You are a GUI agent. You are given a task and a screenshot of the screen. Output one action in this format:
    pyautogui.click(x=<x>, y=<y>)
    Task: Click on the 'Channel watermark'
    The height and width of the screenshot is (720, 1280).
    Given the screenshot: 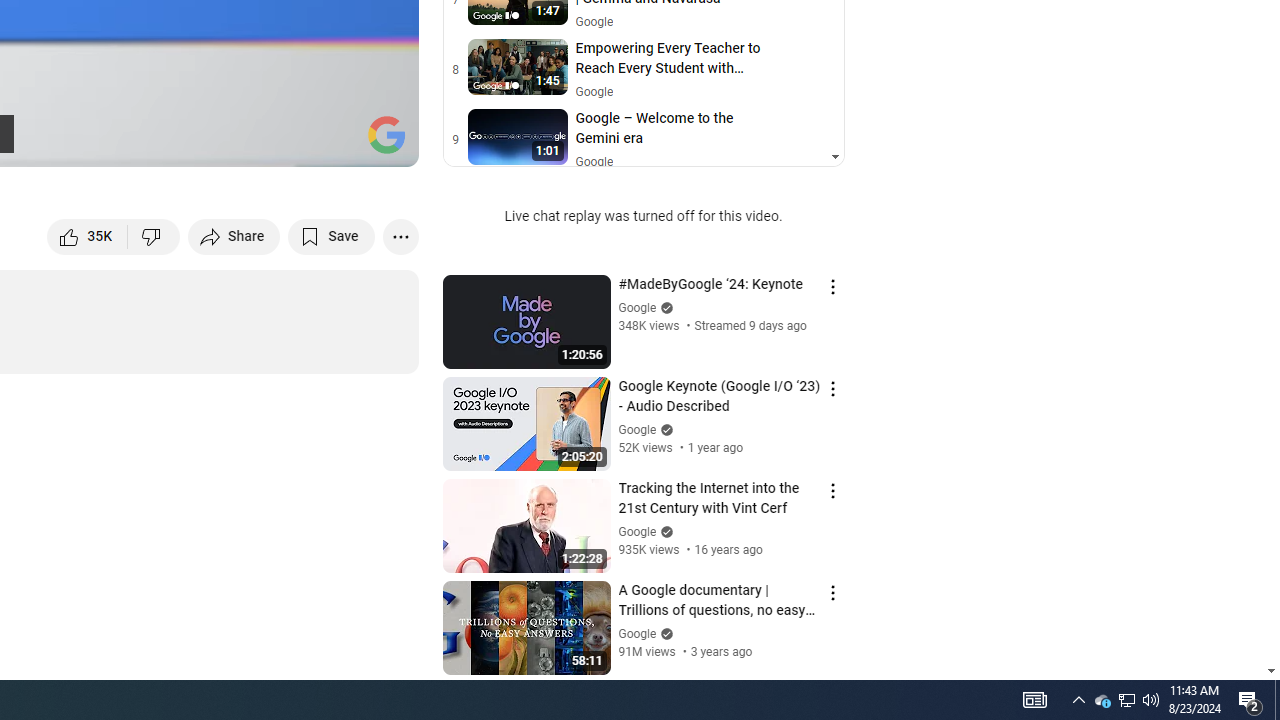 What is the action you would take?
    pyautogui.click(x=386, y=135)
    